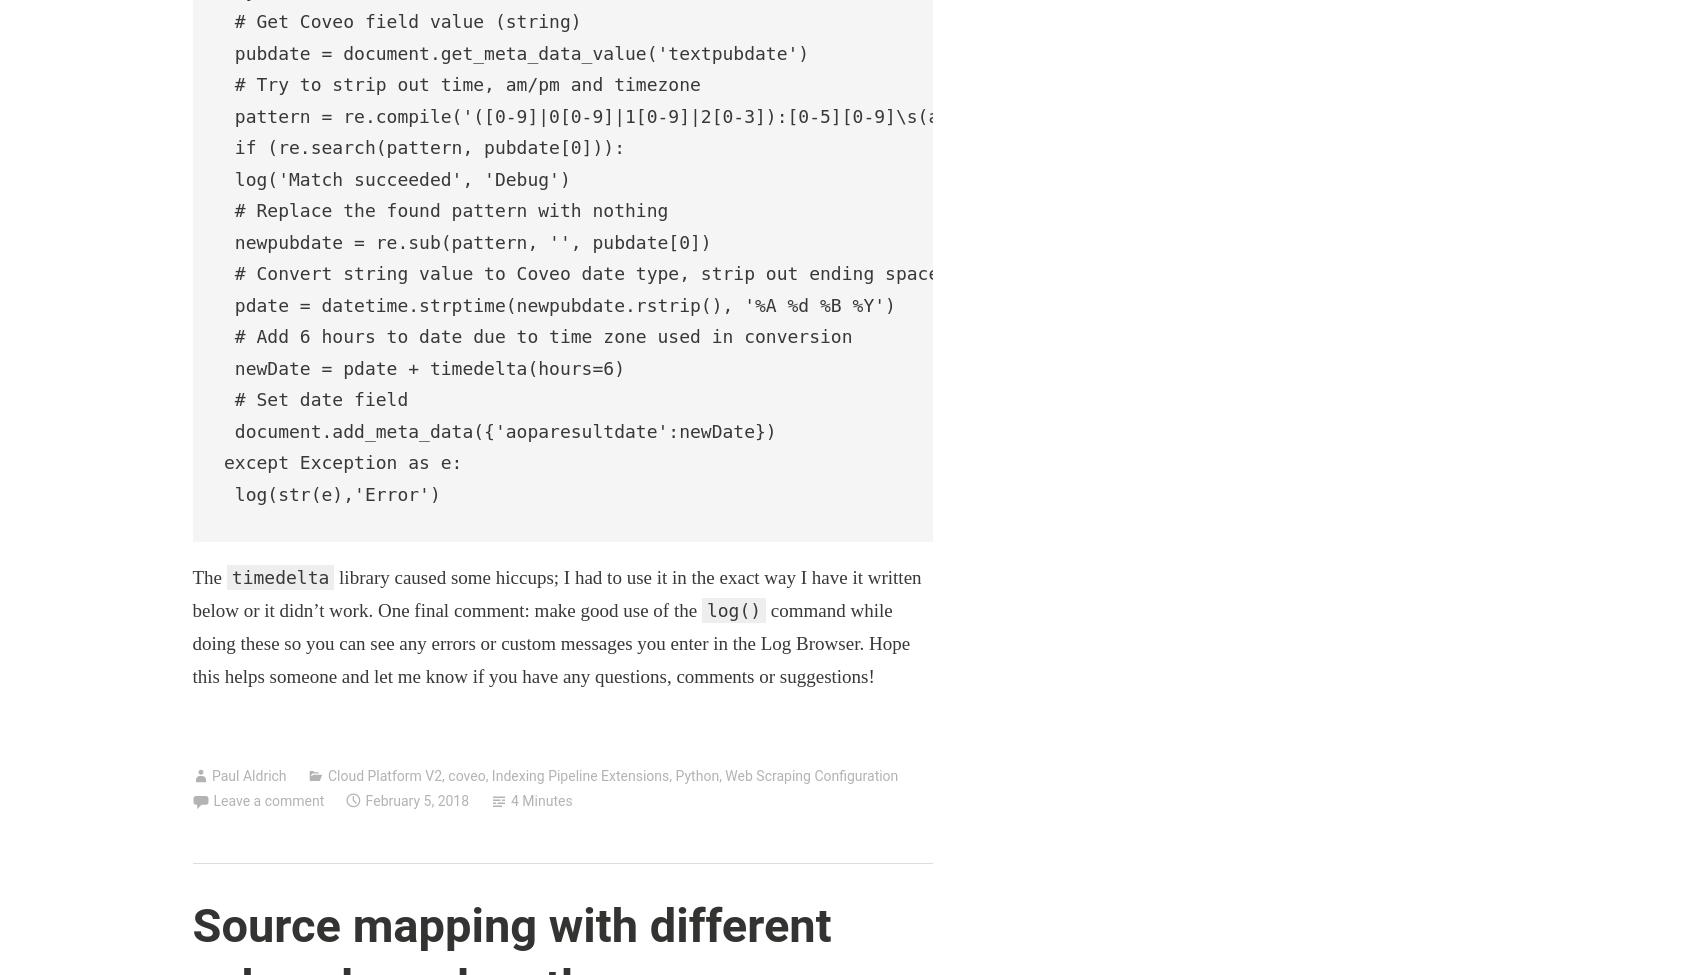 Image resolution: width=1702 pixels, height=975 pixels. I want to click on 'Leave a comment', so click(211, 800).